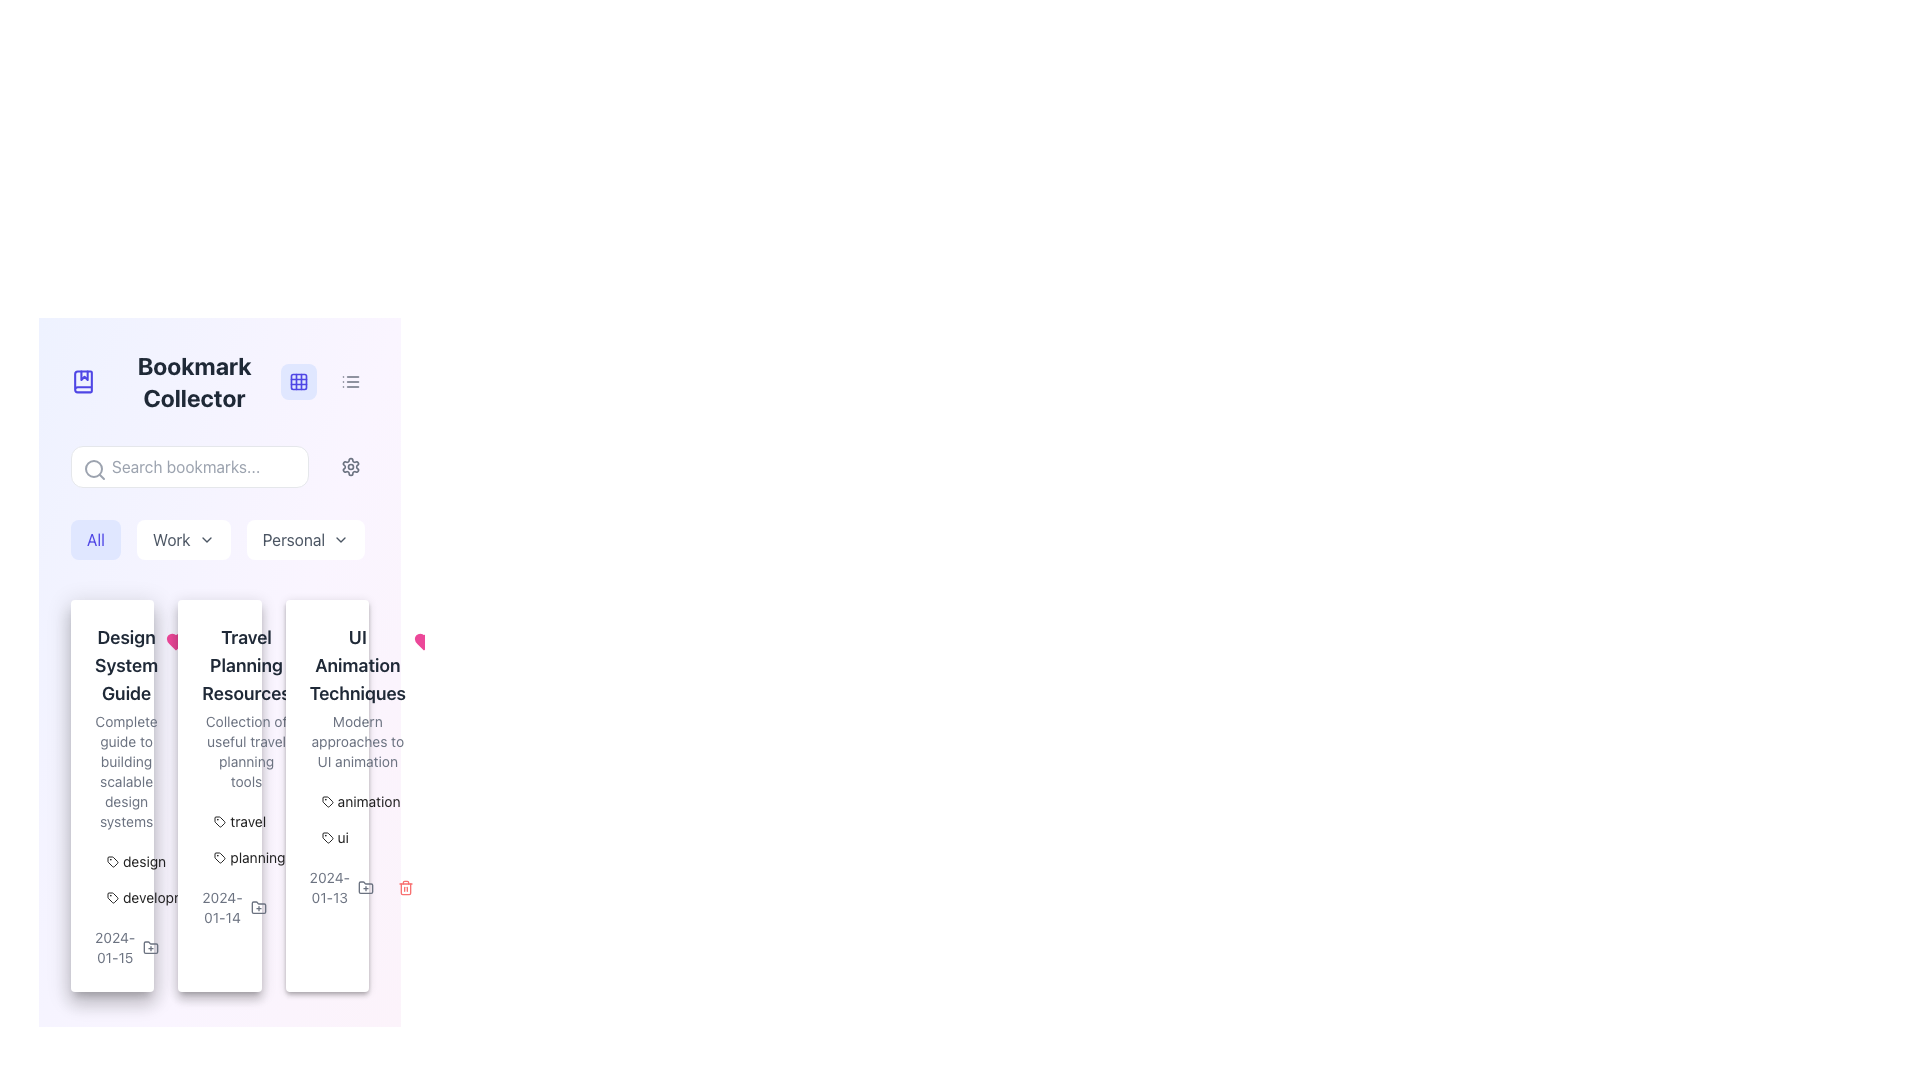  What do you see at coordinates (150, 947) in the screenshot?
I see `the 'add to folder' icon button located in the circular hoverable area on the right side of the card` at bounding box center [150, 947].